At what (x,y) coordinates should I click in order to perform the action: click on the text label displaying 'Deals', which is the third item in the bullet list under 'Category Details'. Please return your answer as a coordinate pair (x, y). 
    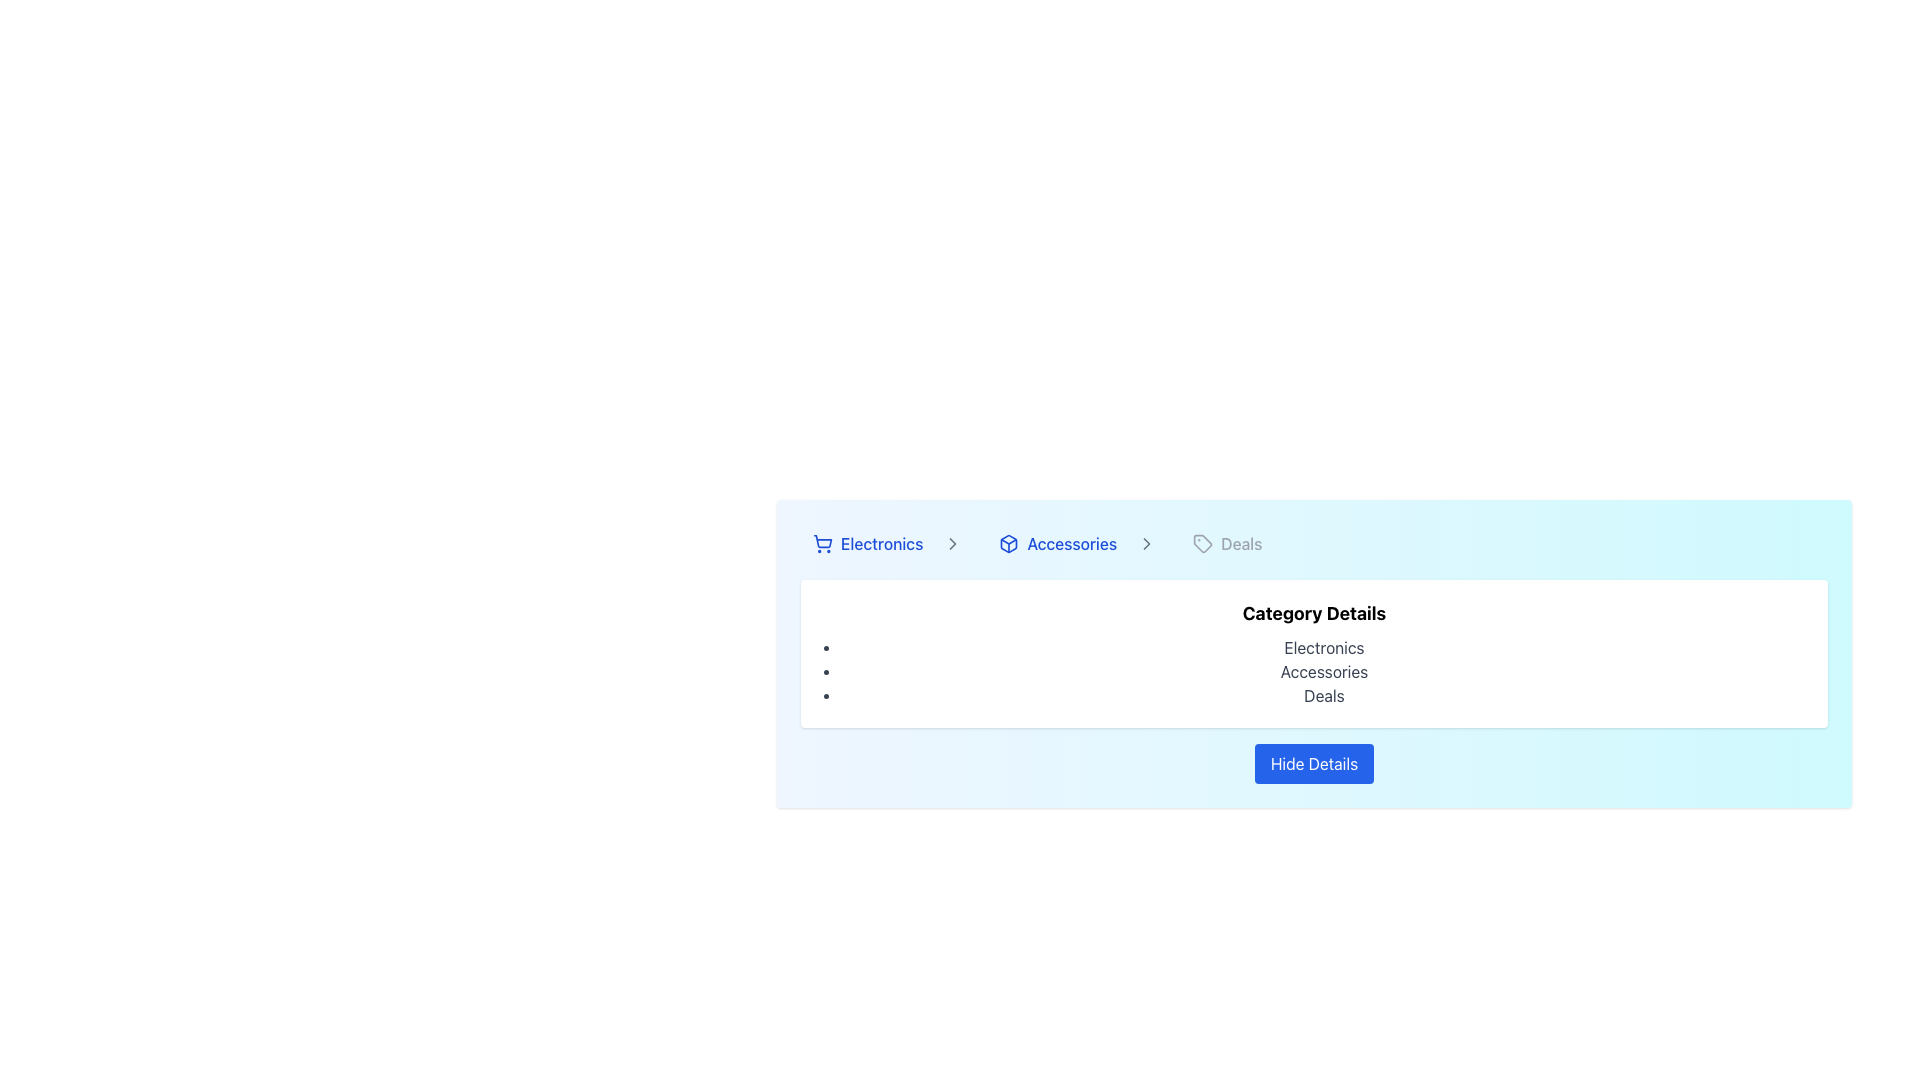
    Looking at the image, I should click on (1324, 694).